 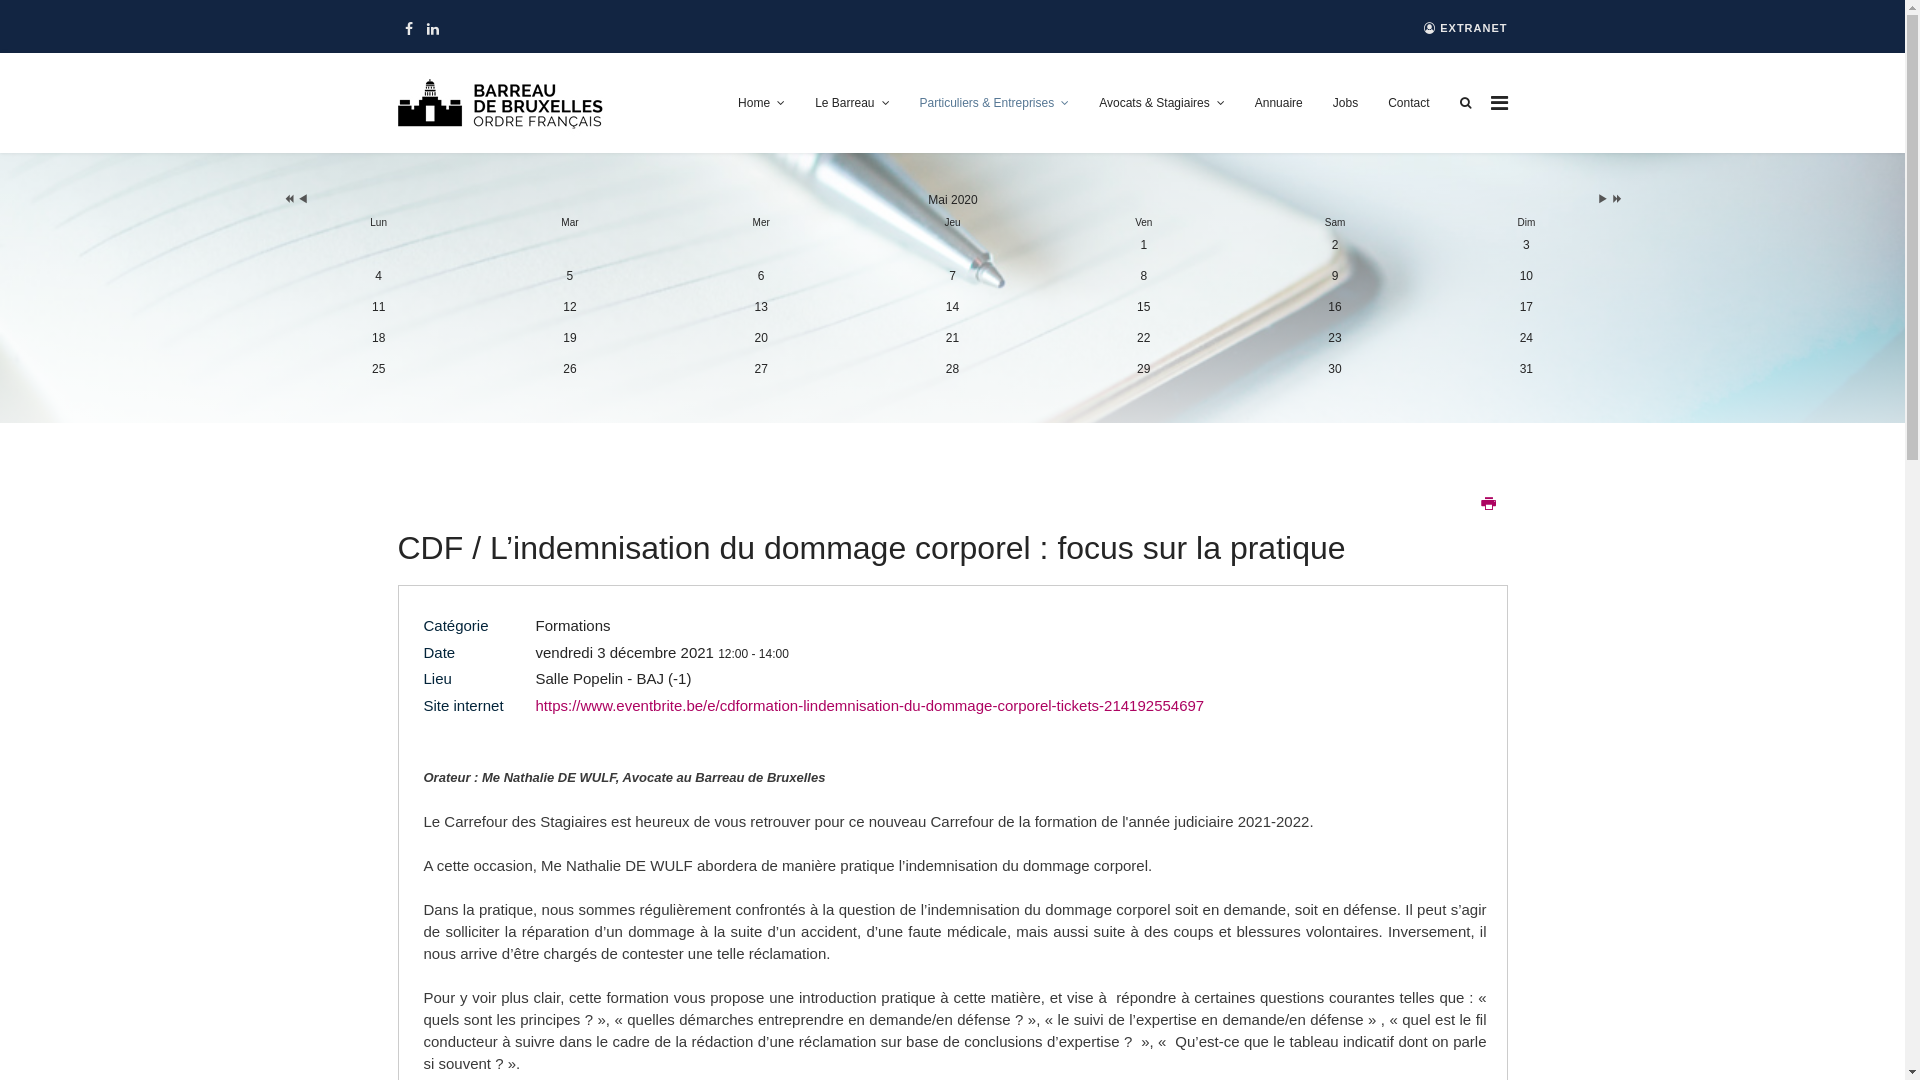 I want to click on 'Mois suivant', so click(x=1603, y=200).